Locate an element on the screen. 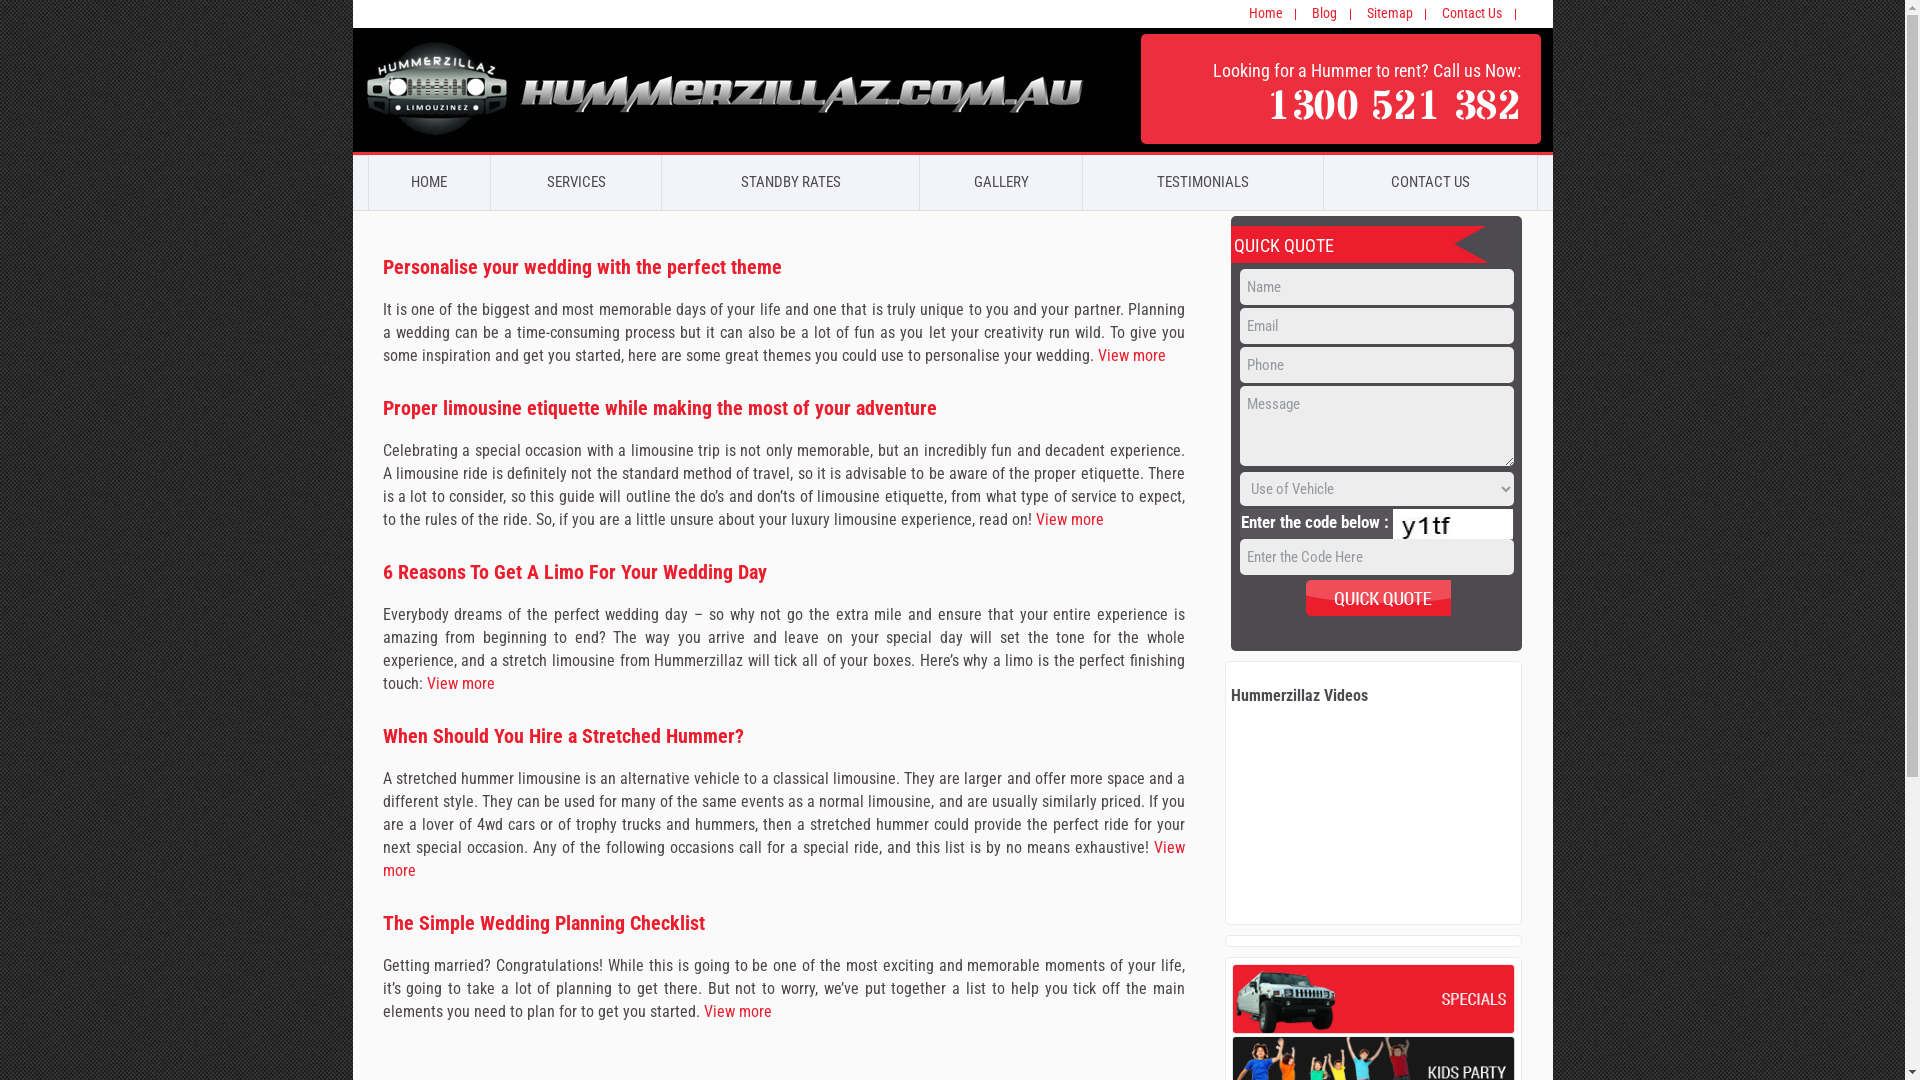 The width and height of the screenshot is (1920, 1080). 'Blog' is located at coordinates (1324, 12).